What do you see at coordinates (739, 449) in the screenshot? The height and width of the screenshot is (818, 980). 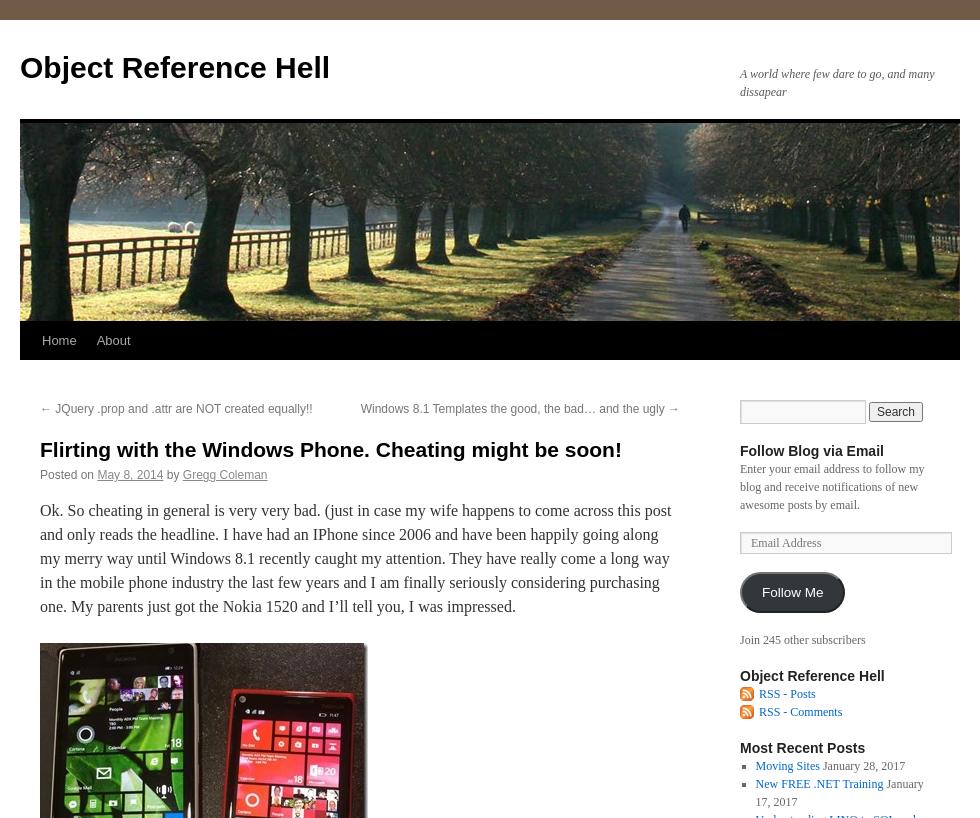 I see `'Follow Blog via Email'` at bounding box center [739, 449].